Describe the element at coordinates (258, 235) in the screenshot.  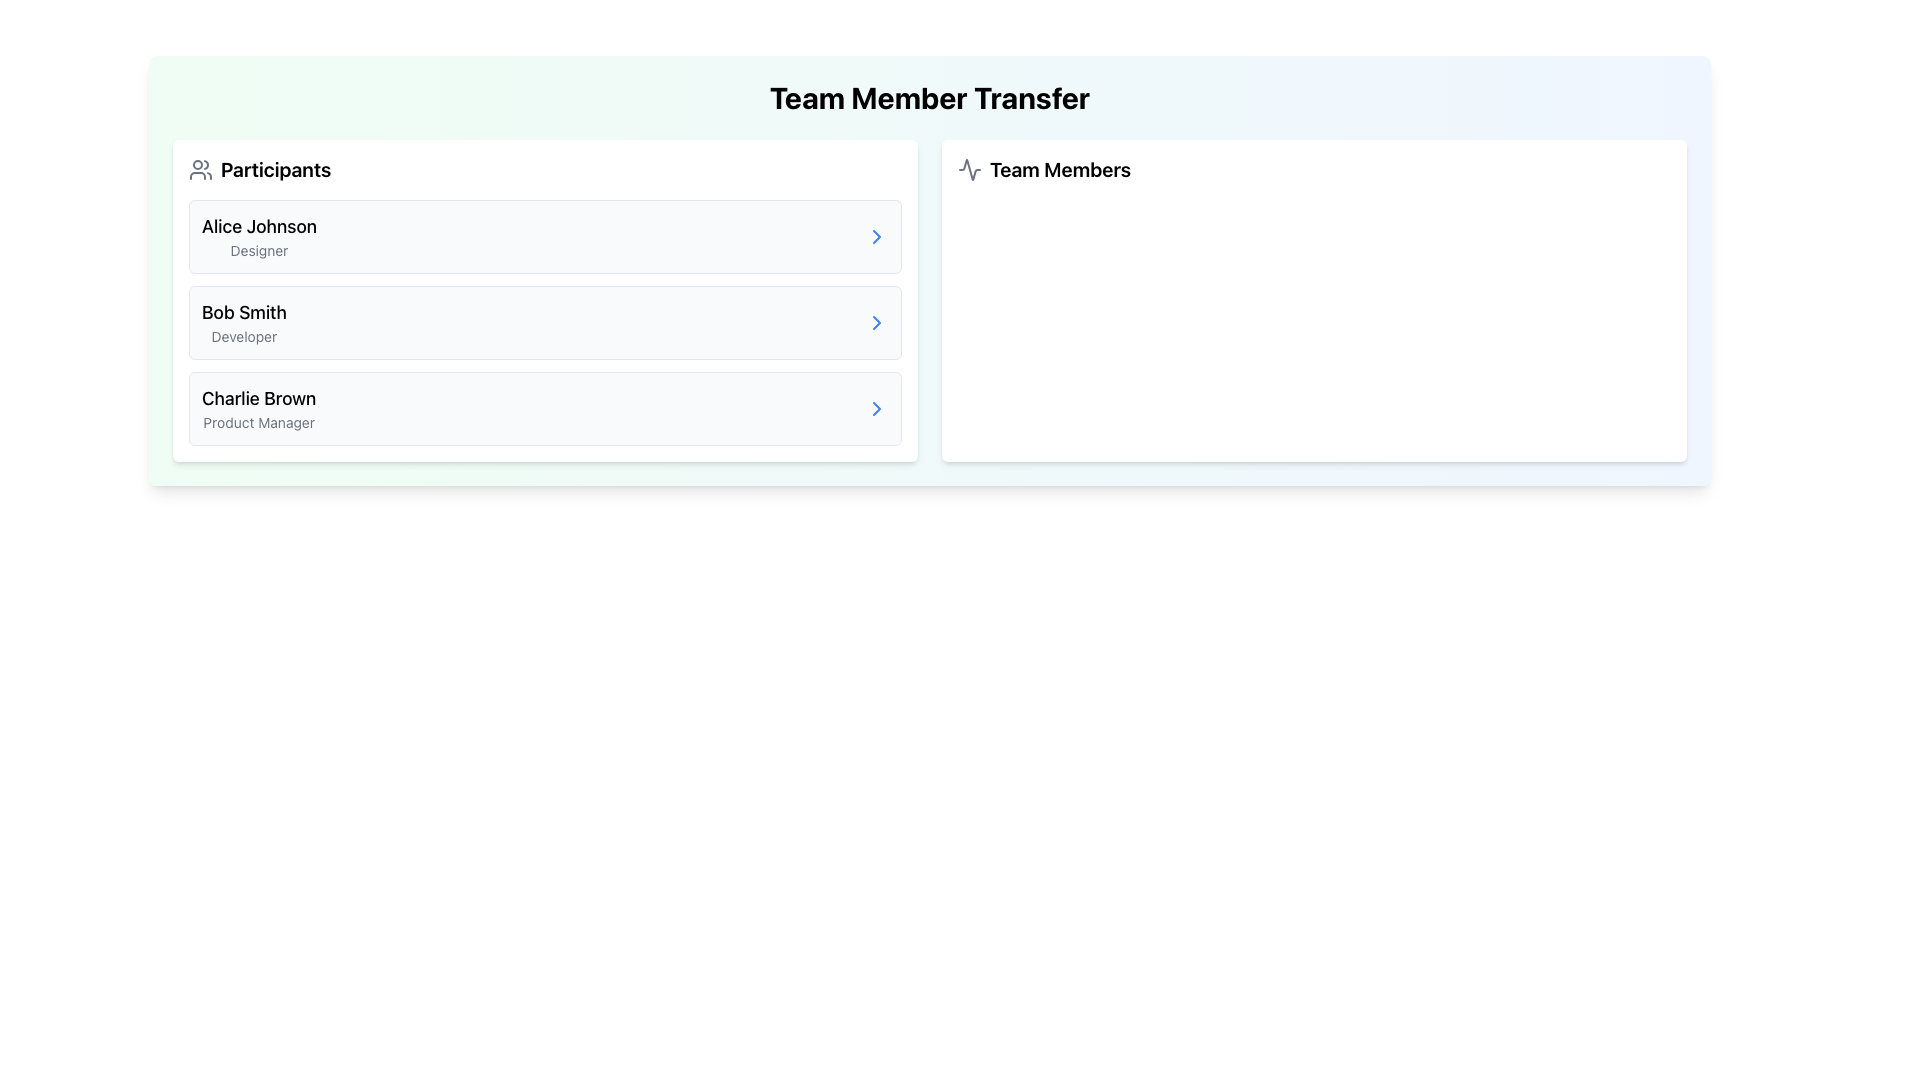
I see `the text label 'Alice Johnson' which is the first entry under the 'Participants' heading, styled with a larger bold font and accompanied by the role 'Designer' below it` at that location.